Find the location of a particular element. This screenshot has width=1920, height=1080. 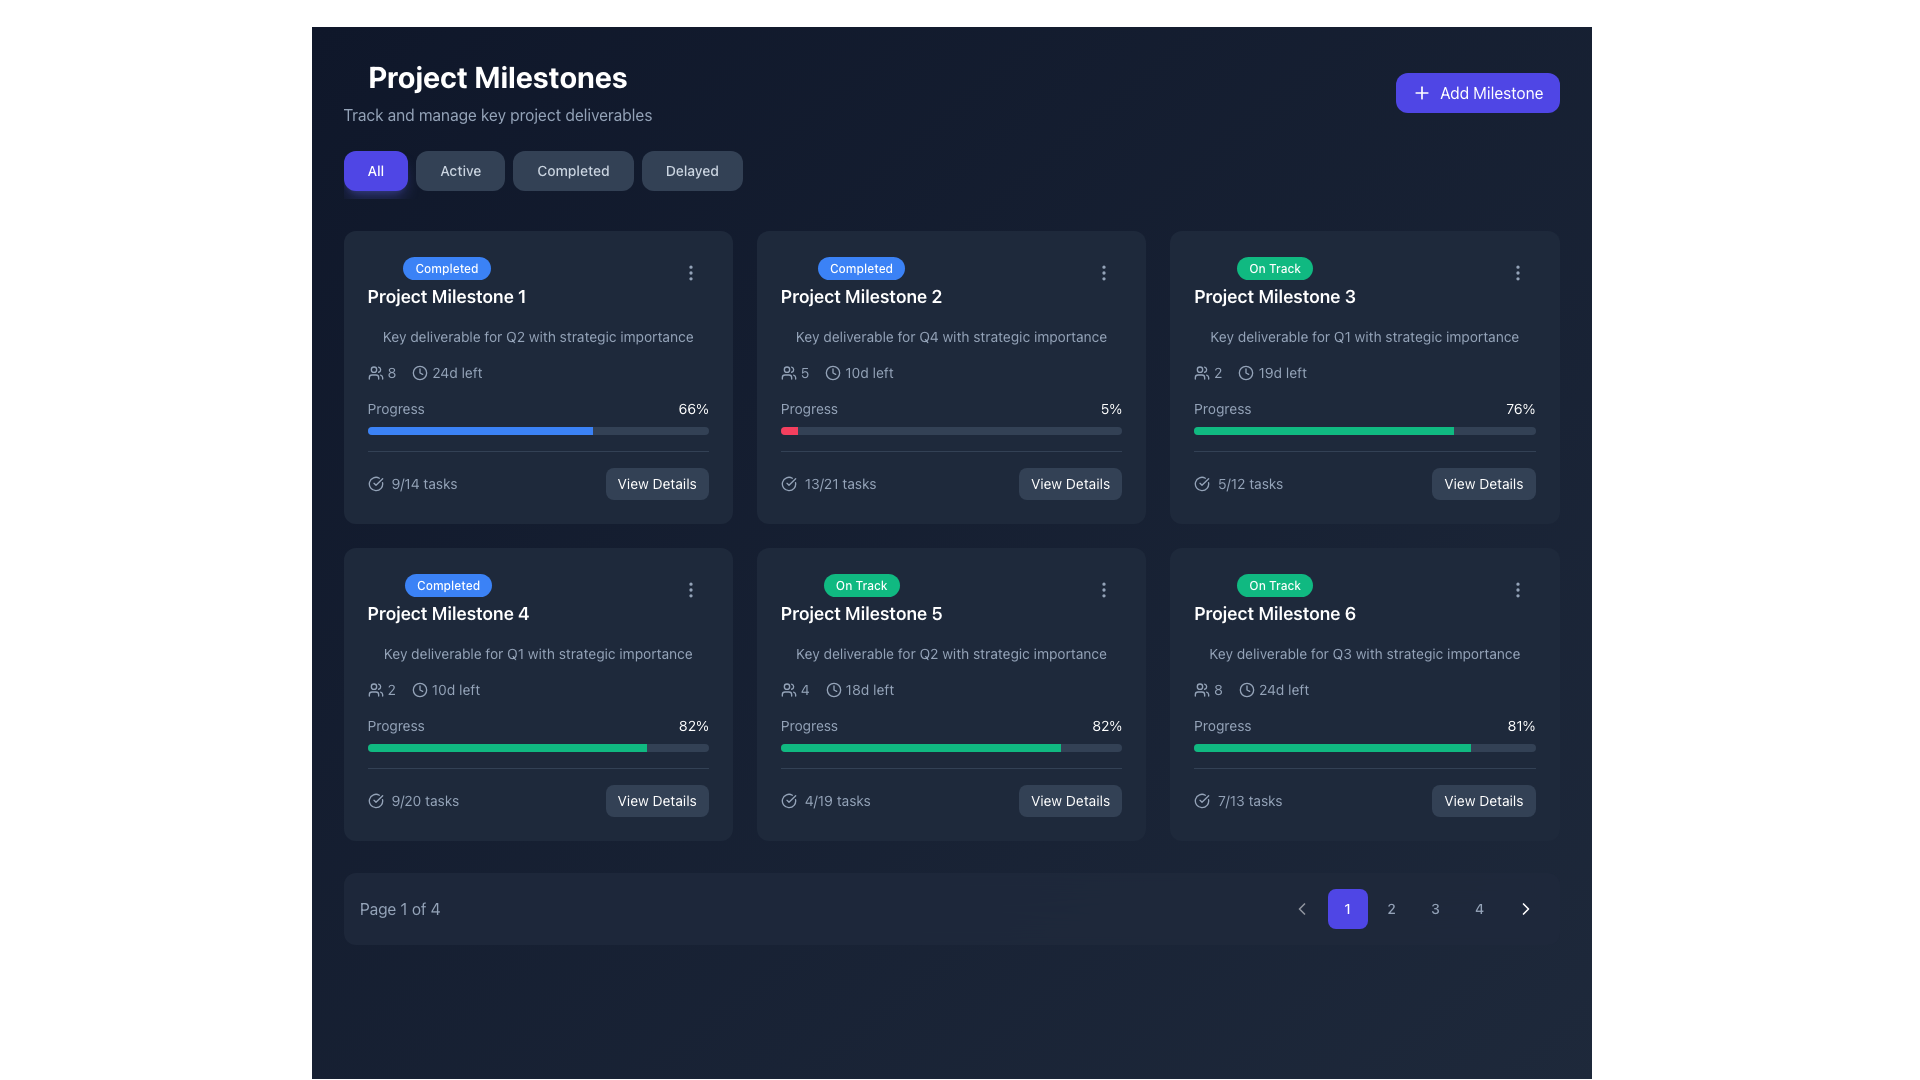

the clock icon that represents the duration of '24d left' in the Project Milestone 1 card, located at the top-left of the milestones grid is located at coordinates (419, 373).